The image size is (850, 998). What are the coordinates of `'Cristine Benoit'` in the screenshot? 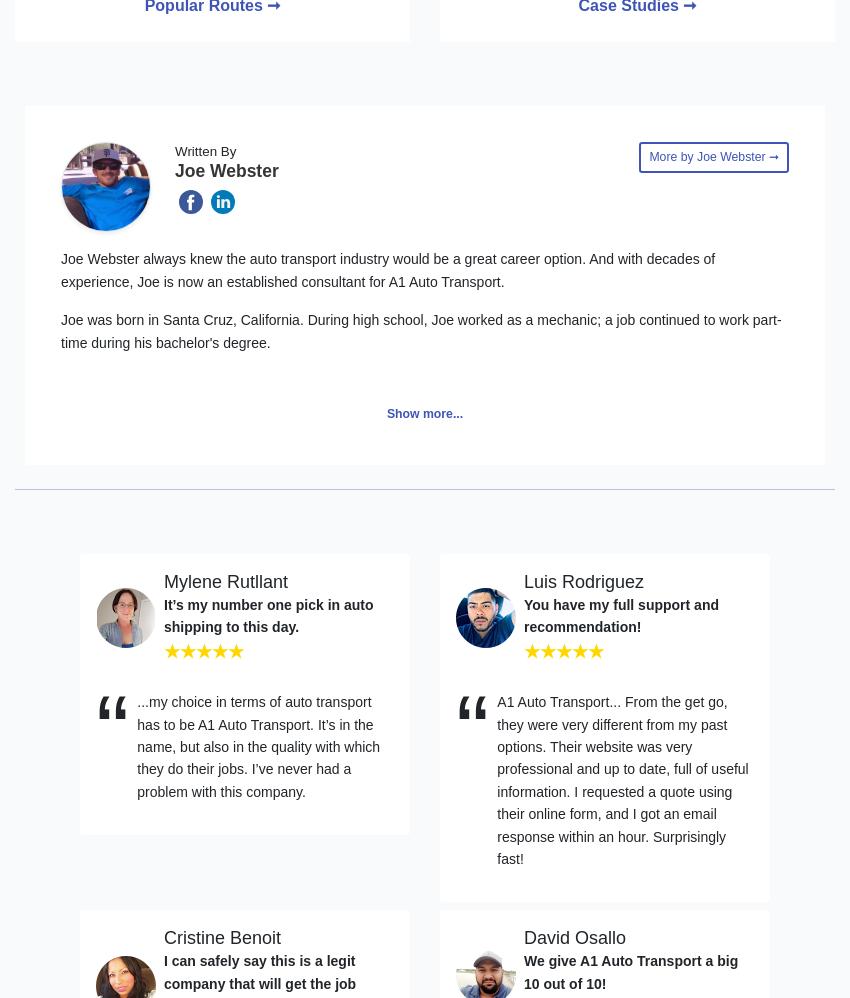 It's located at (222, 938).